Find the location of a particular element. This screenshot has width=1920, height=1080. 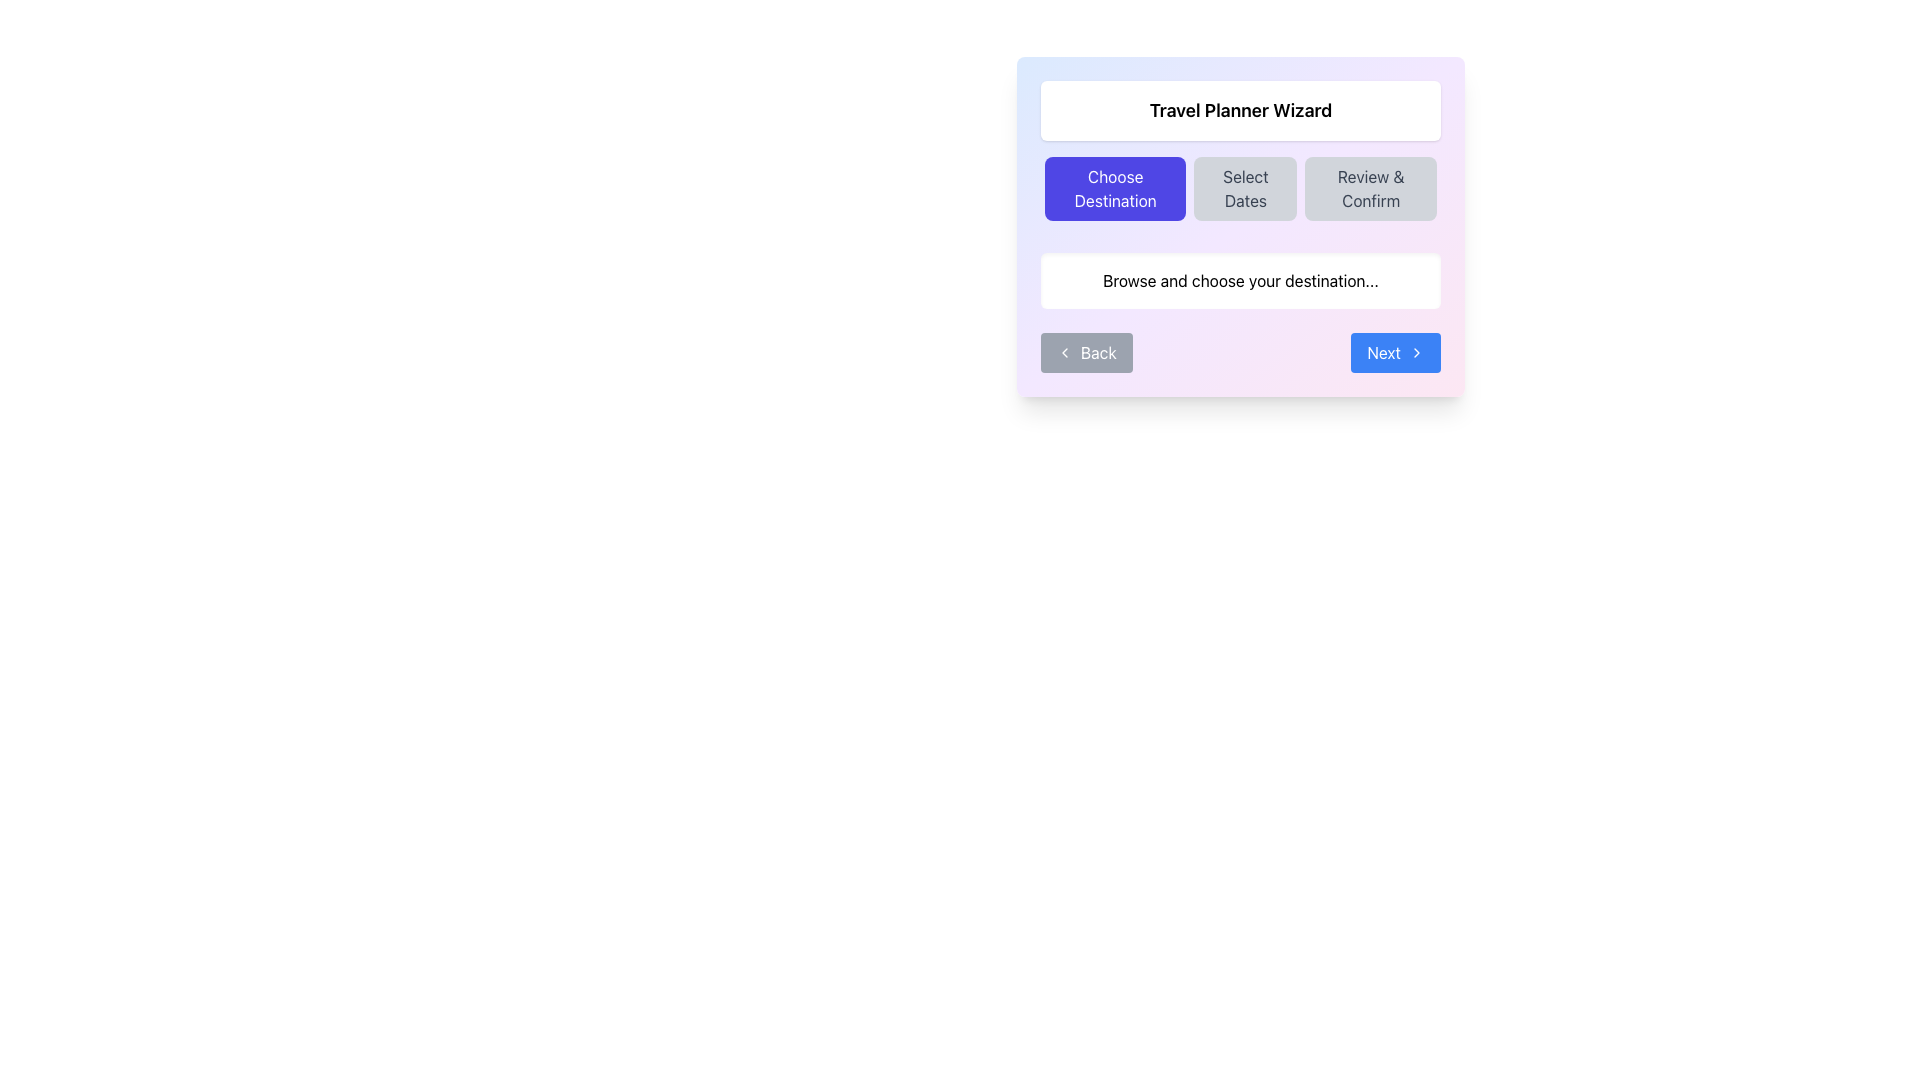

the destination selection button in the navigation bar, which is the first of three horizontally aligned buttons positioned to the left of 'Select Dates' and 'Review & Confirm' is located at coordinates (1114, 189).